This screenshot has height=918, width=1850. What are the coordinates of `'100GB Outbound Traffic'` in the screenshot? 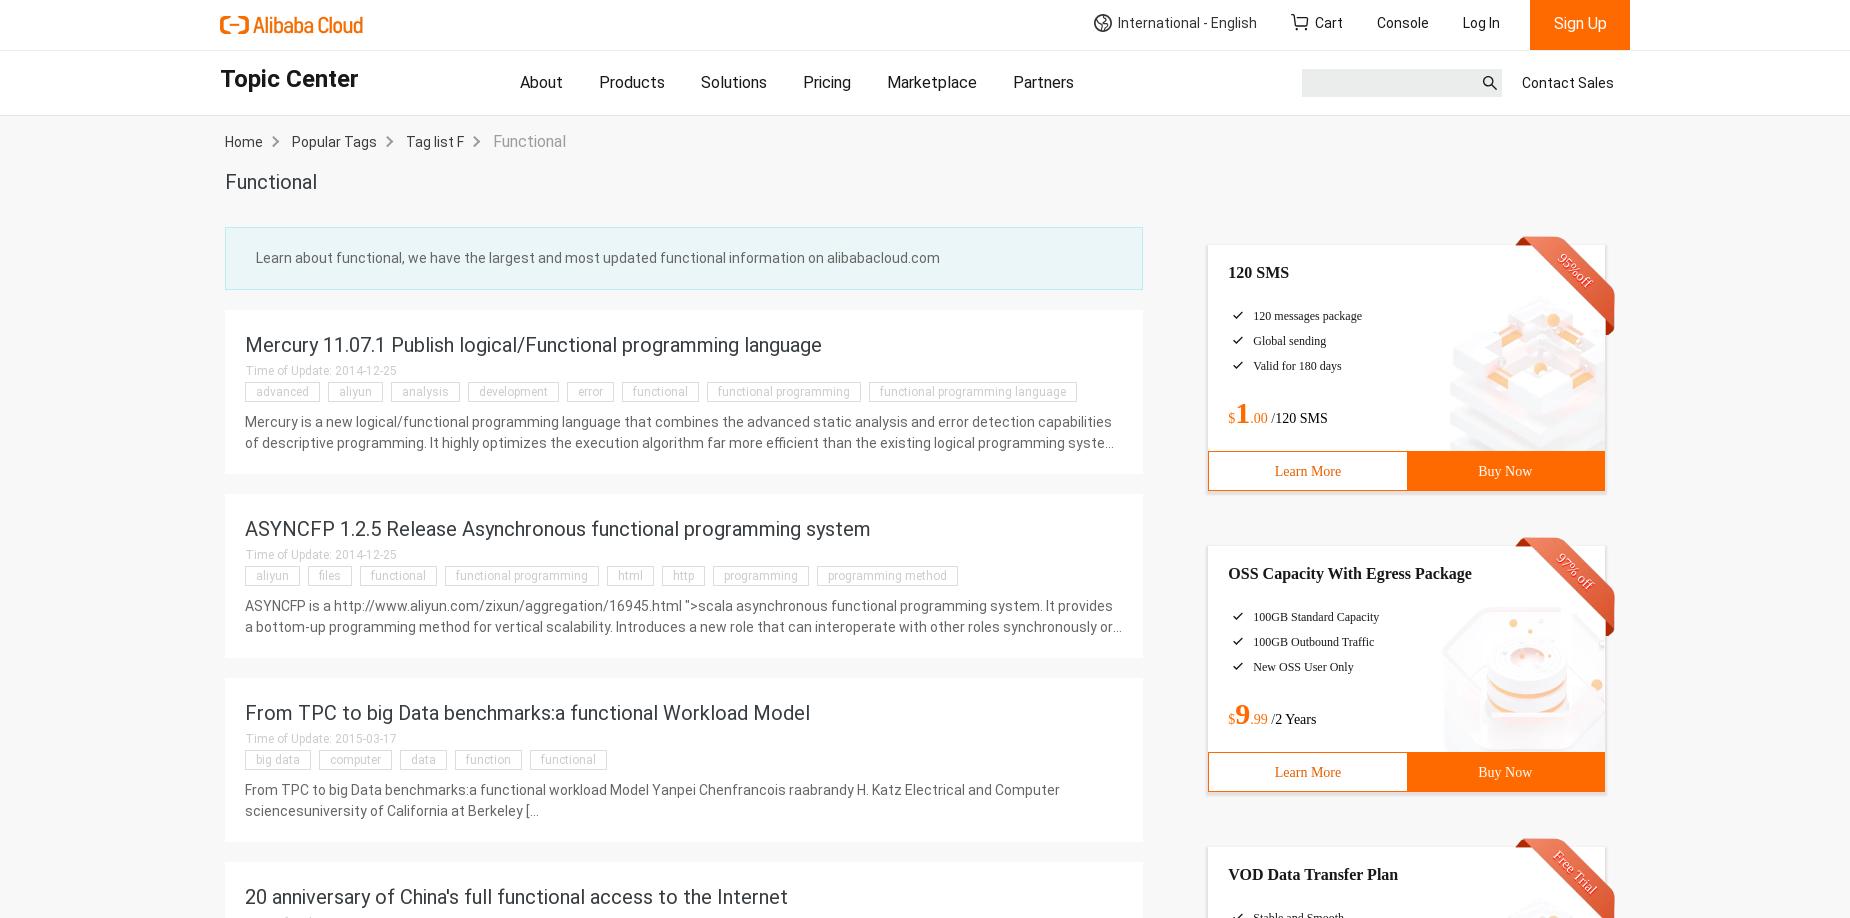 It's located at (1312, 641).